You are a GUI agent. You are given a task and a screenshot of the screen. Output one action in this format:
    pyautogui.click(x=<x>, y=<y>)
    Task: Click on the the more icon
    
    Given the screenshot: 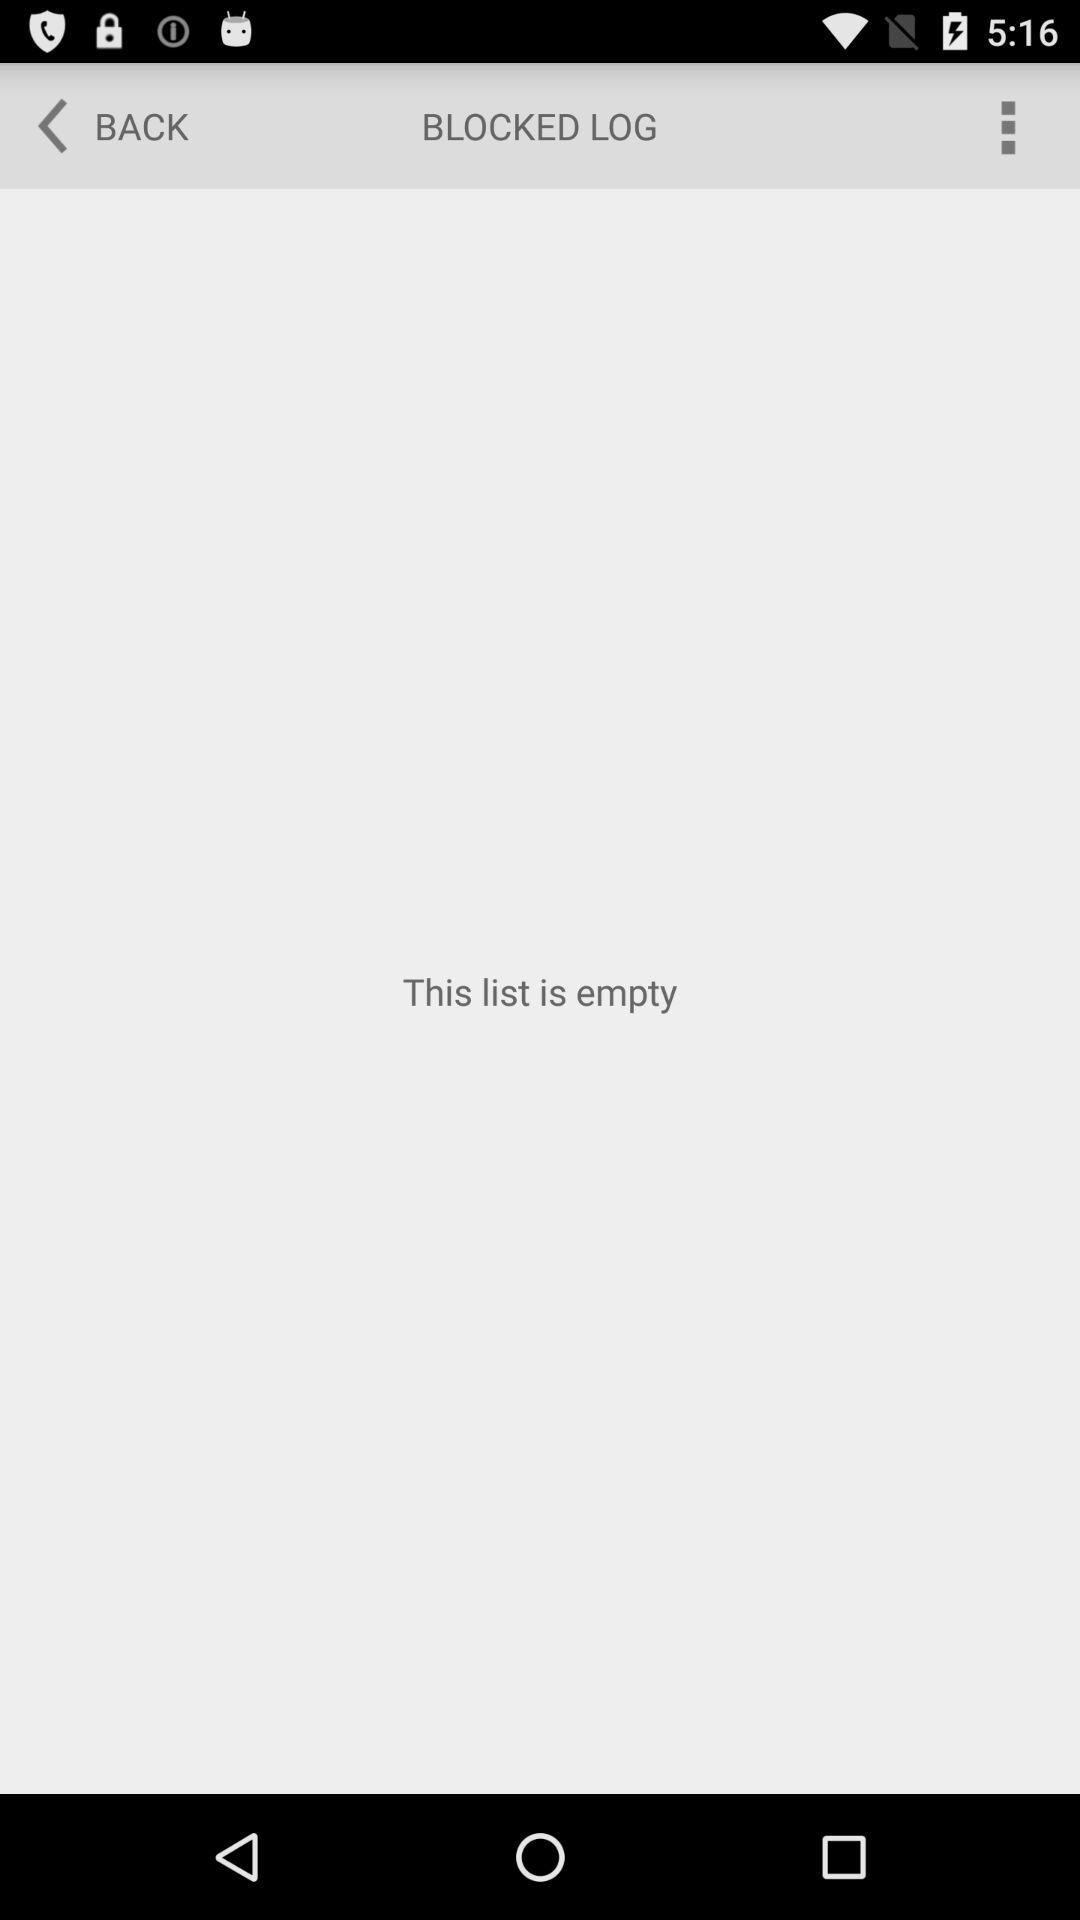 What is the action you would take?
    pyautogui.click(x=1006, y=133)
    